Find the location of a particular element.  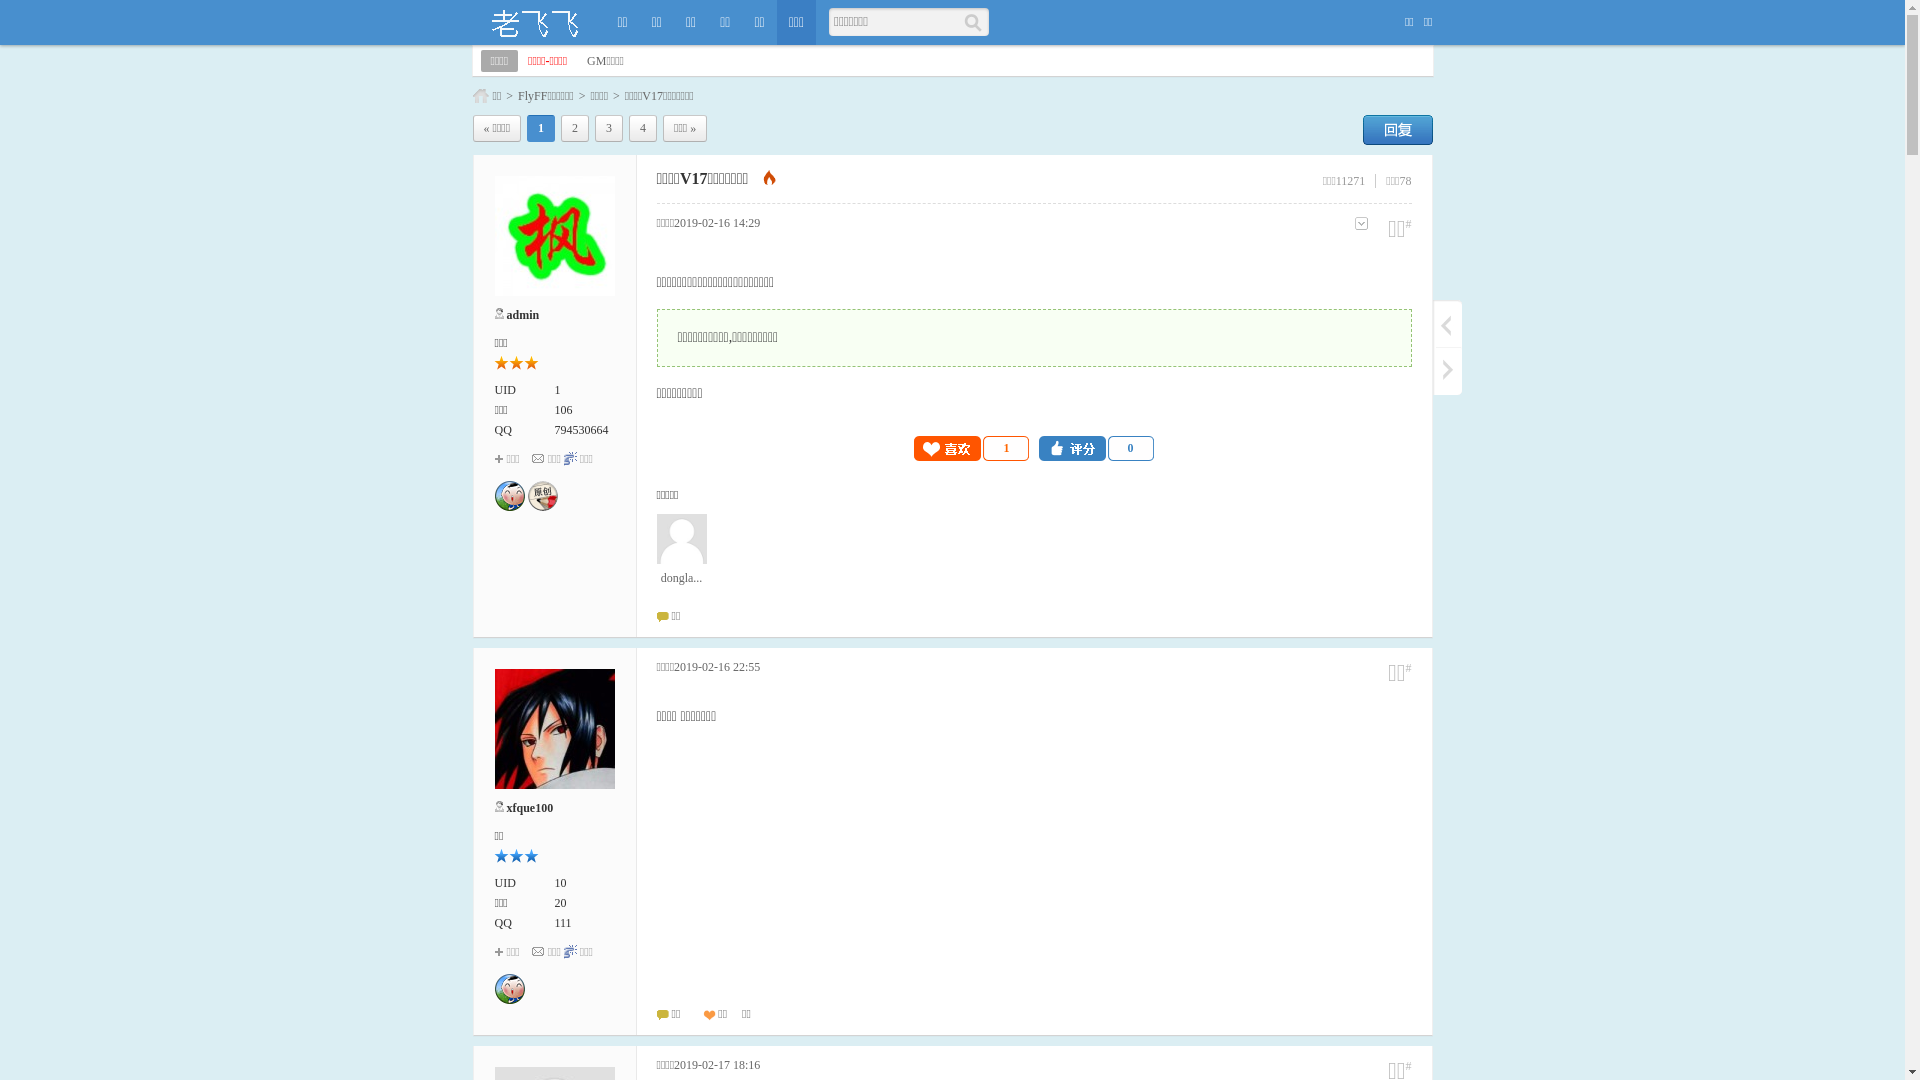

'3' is located at coordinates (594, 128).